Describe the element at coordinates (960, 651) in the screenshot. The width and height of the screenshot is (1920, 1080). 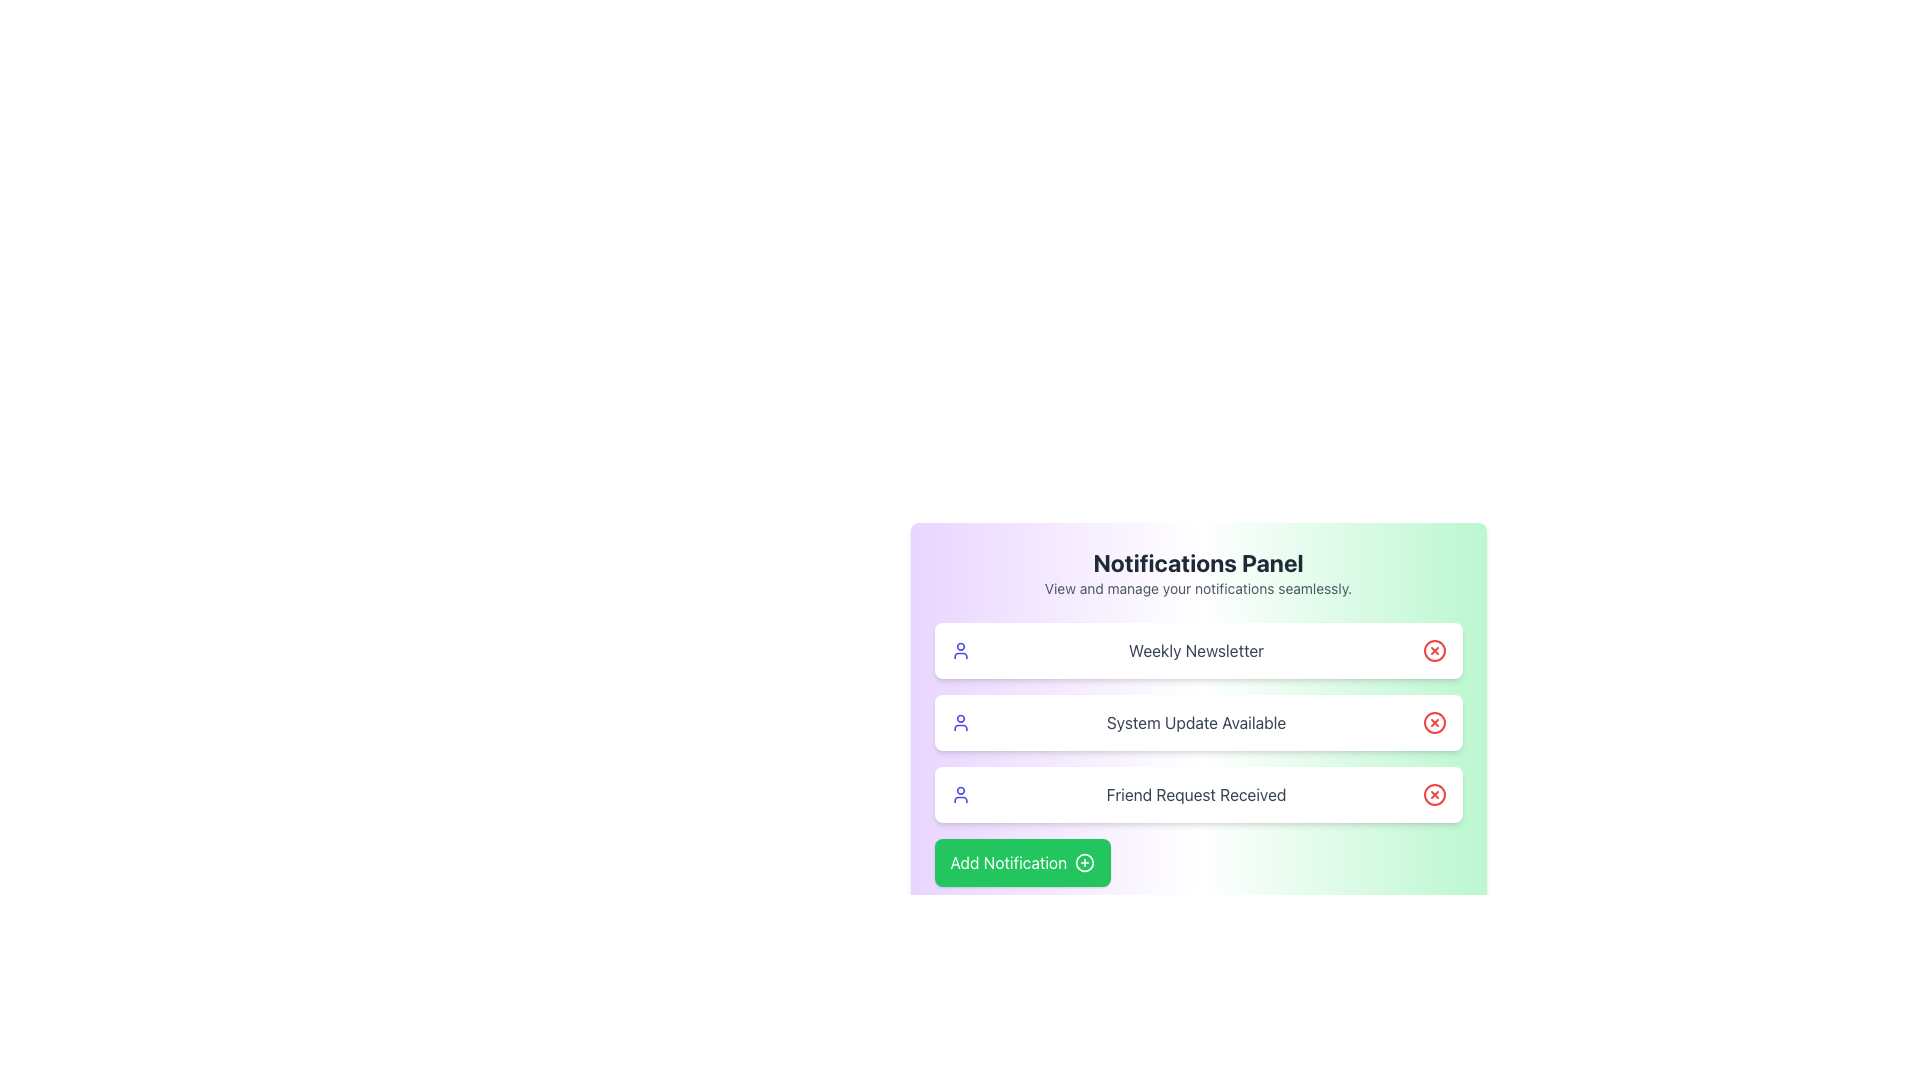
I see `the emblematic icon representing the 'Weekly Newsletter' notification, which is positioned at the left end of its row in the notifications panel` at that location.